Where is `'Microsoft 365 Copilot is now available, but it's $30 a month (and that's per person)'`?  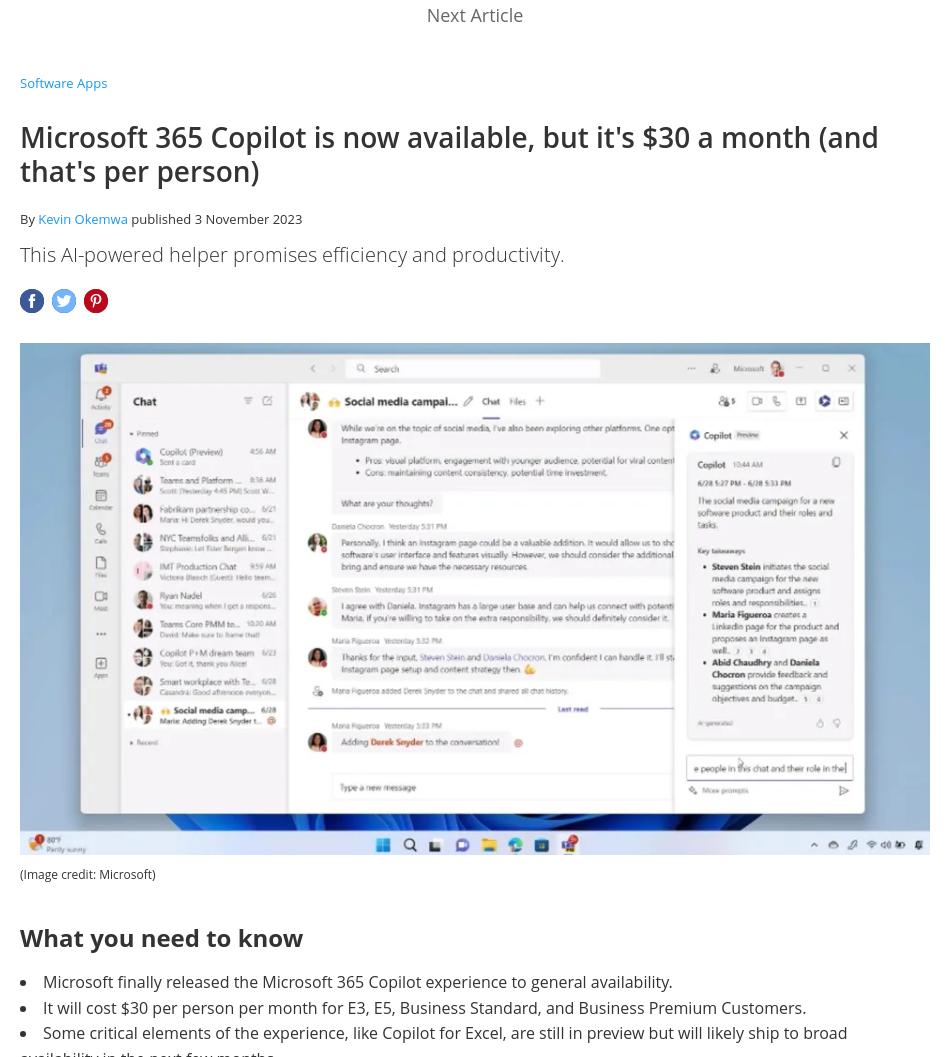 'Microsoft 365 Copilot is now available, but it's $30 a month (and that's per person)' is located at coordinates (20, 154).